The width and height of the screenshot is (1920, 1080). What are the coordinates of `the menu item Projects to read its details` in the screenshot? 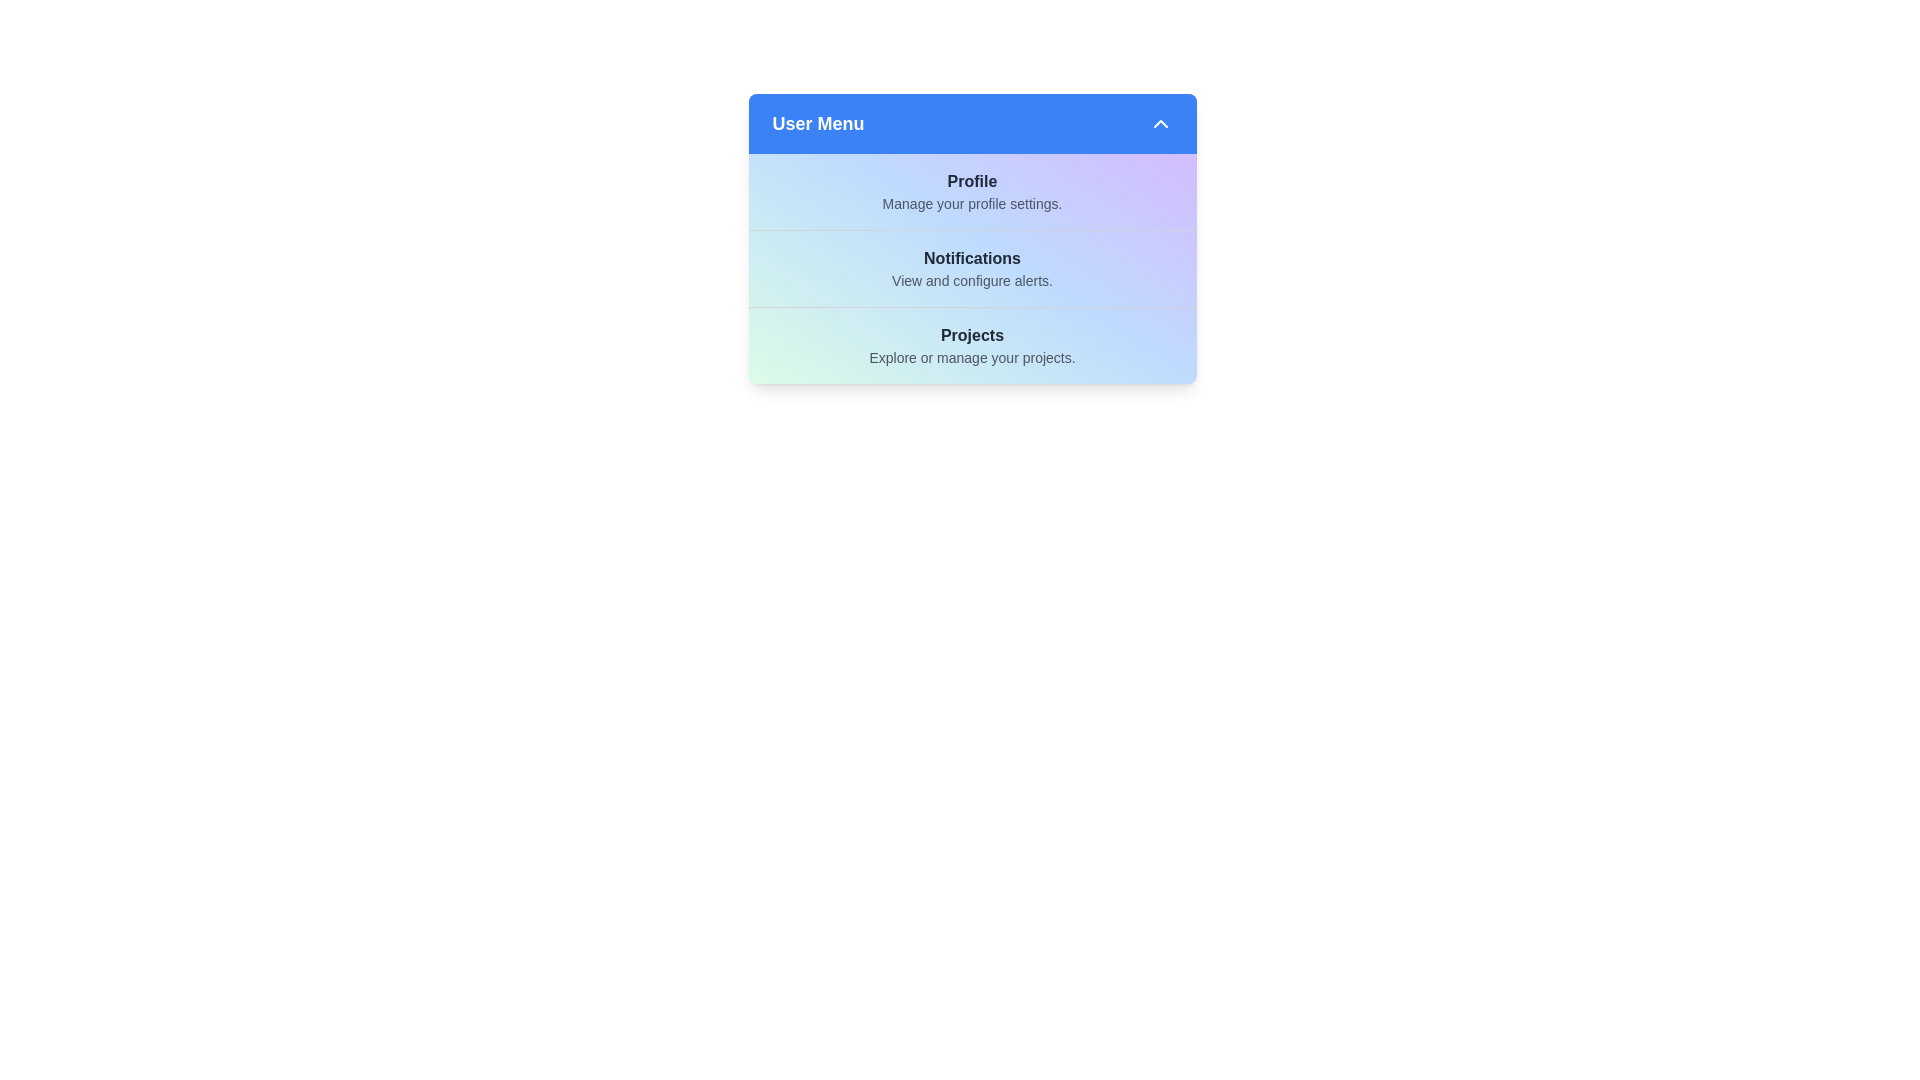 It's located at (972, 344).